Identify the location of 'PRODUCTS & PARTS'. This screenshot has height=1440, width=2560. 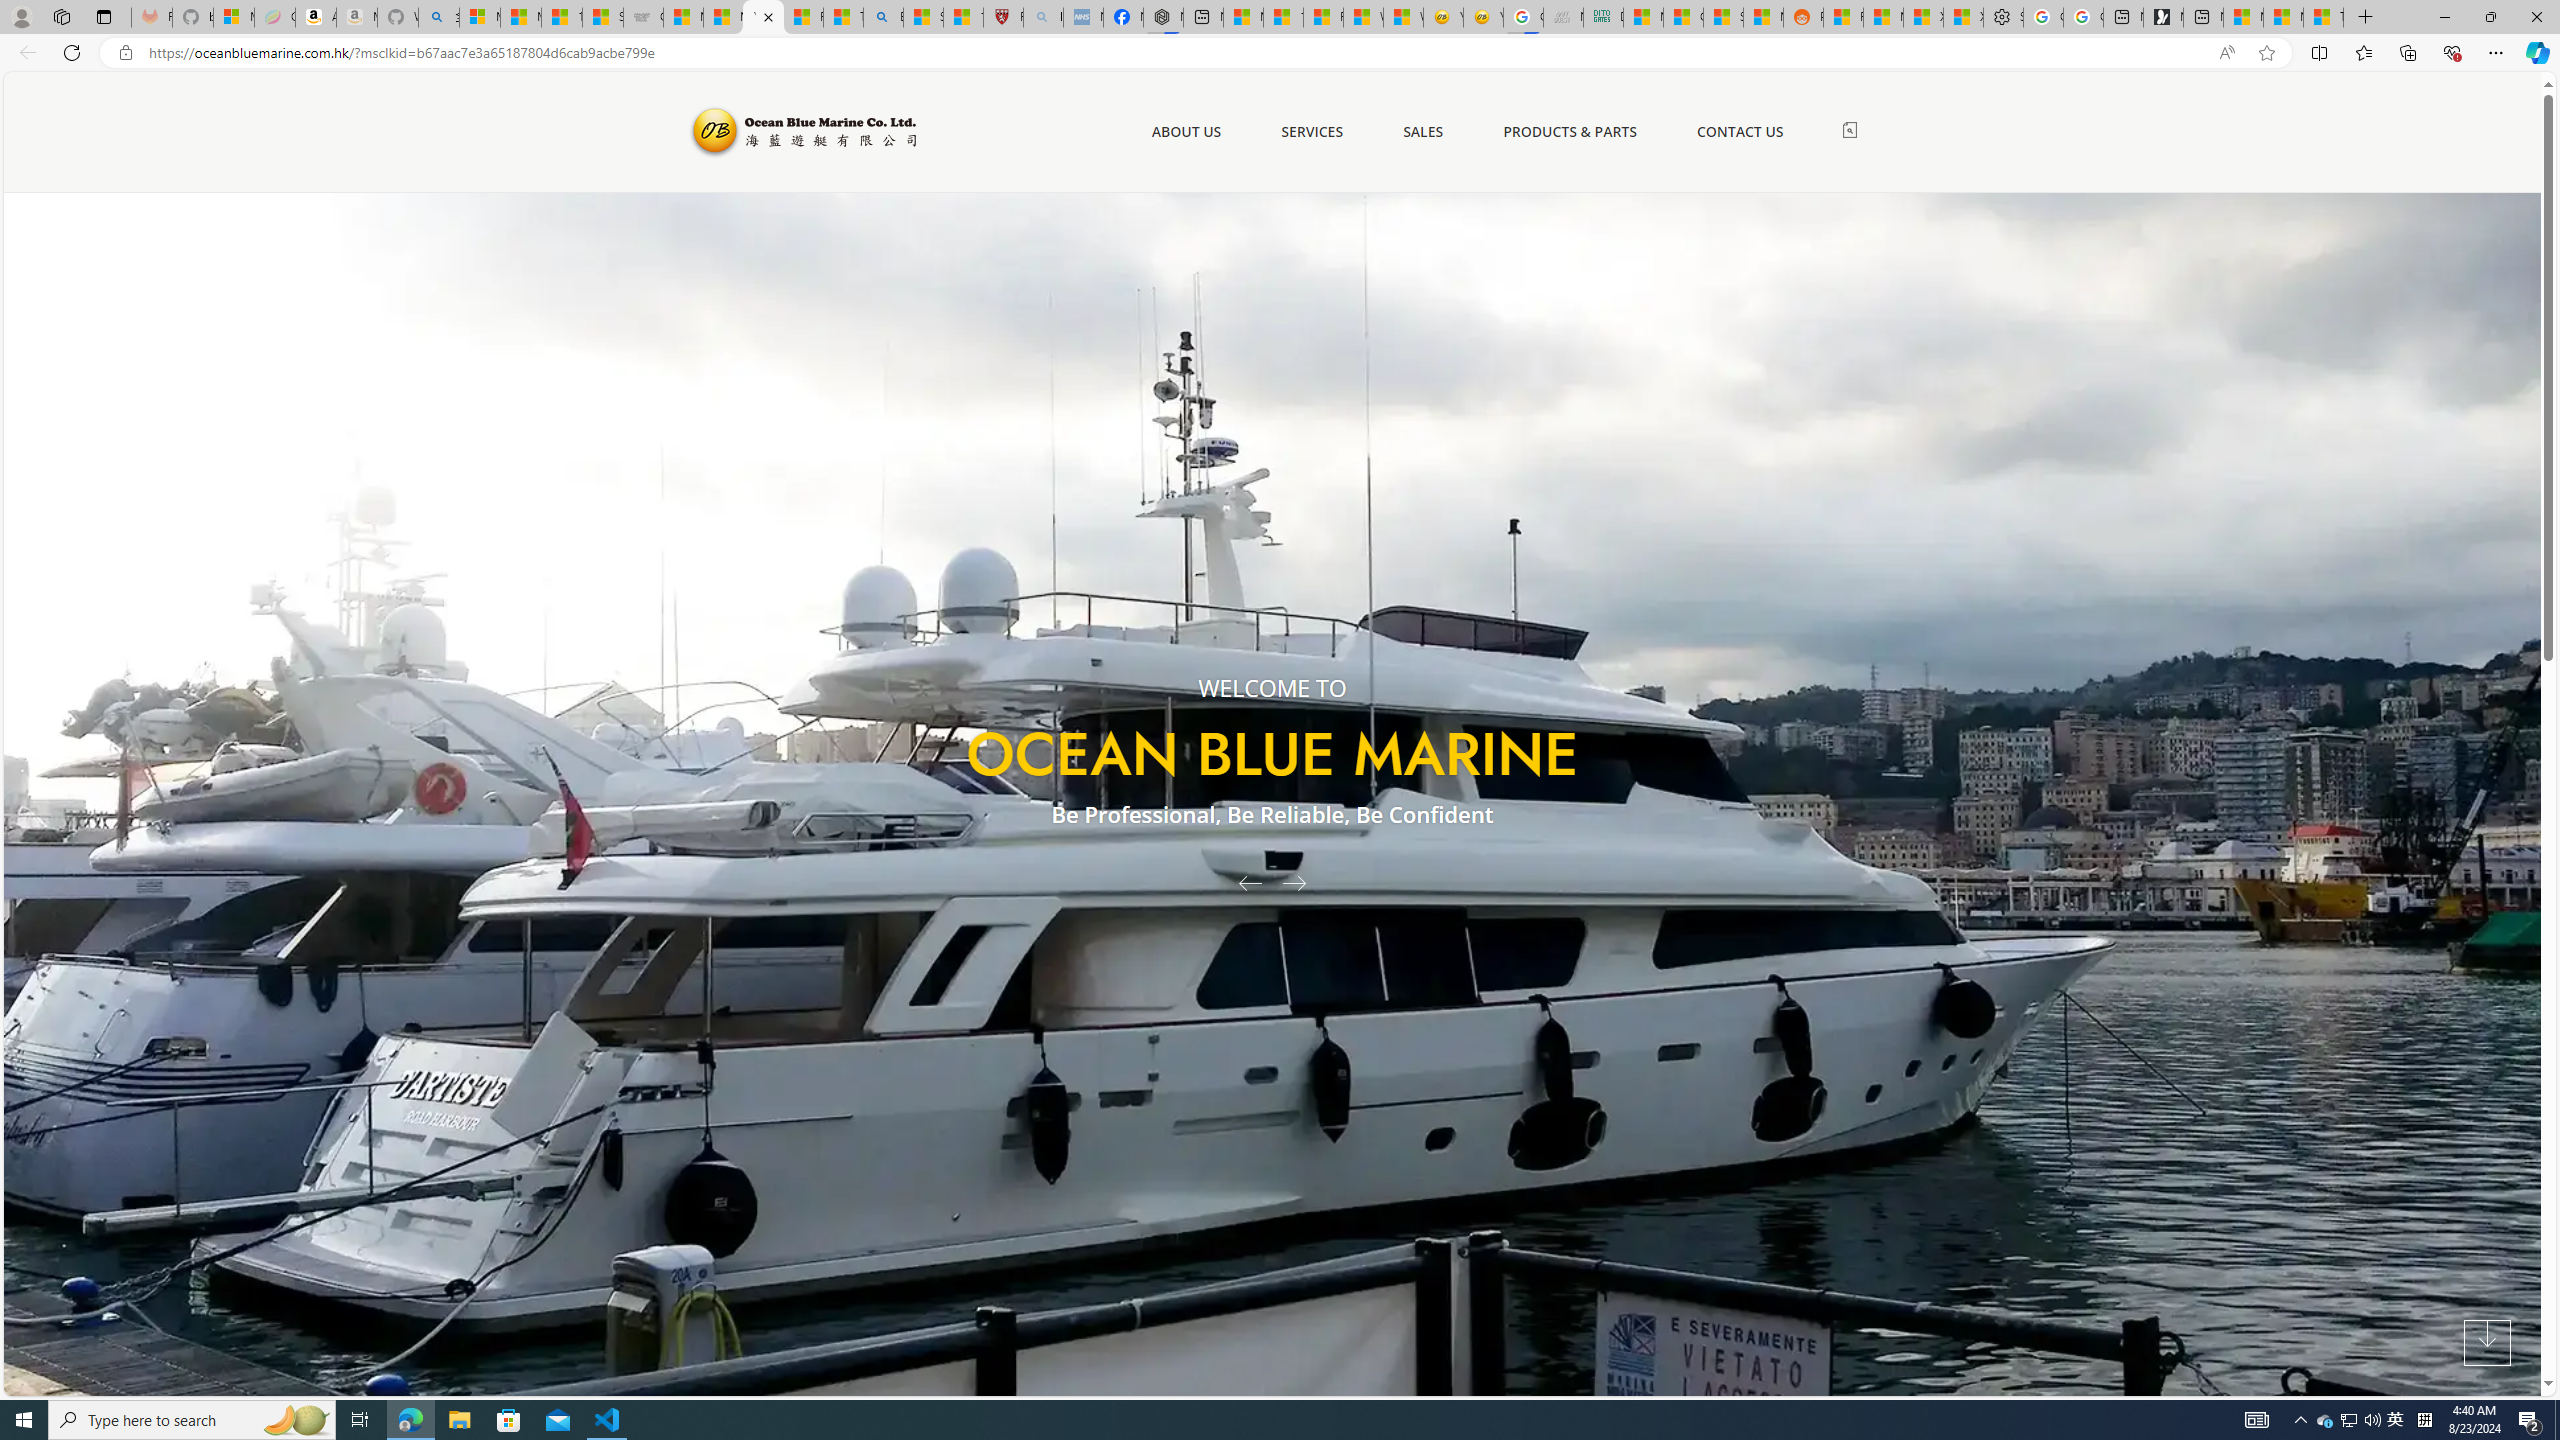
(1569, 131).